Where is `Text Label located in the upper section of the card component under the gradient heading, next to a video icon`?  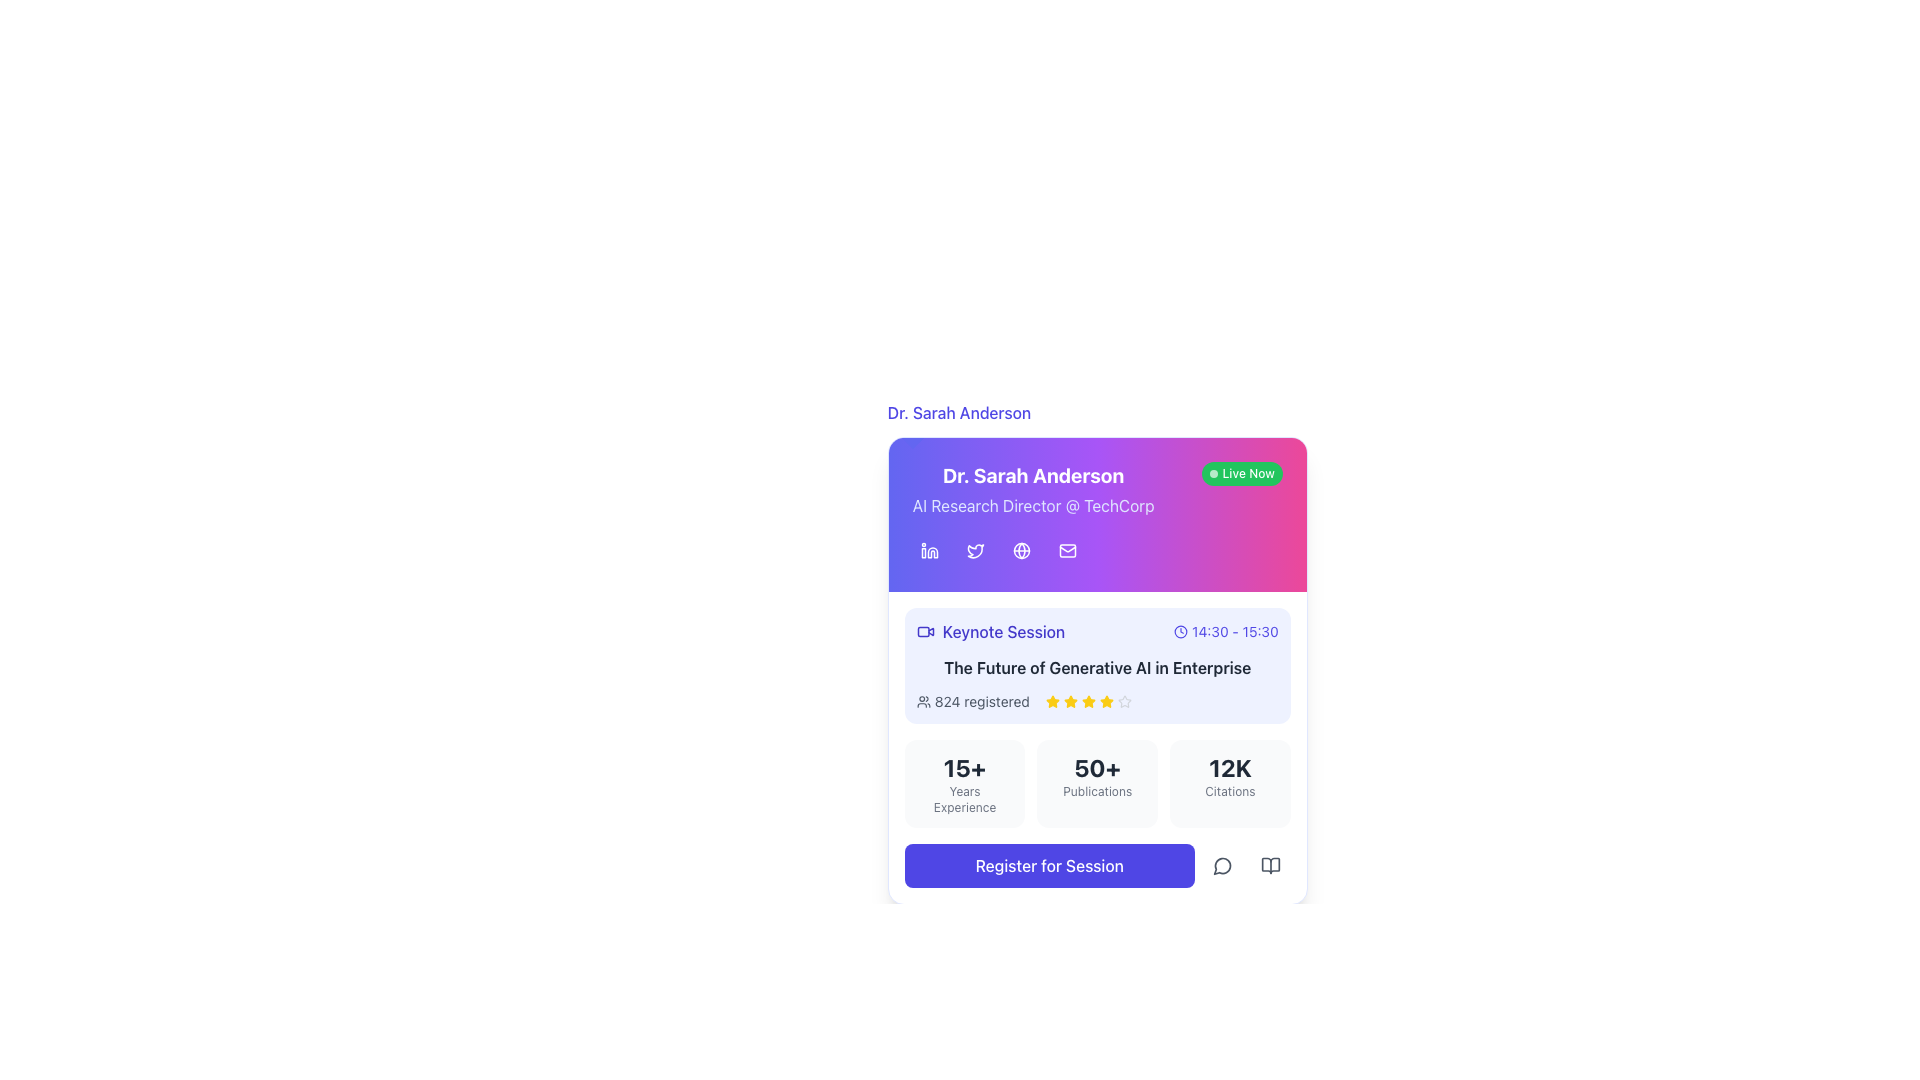 Text Label located in the upper section of the card component under the gradient heading, next to a video icon is located at coordinates (1003, 632).